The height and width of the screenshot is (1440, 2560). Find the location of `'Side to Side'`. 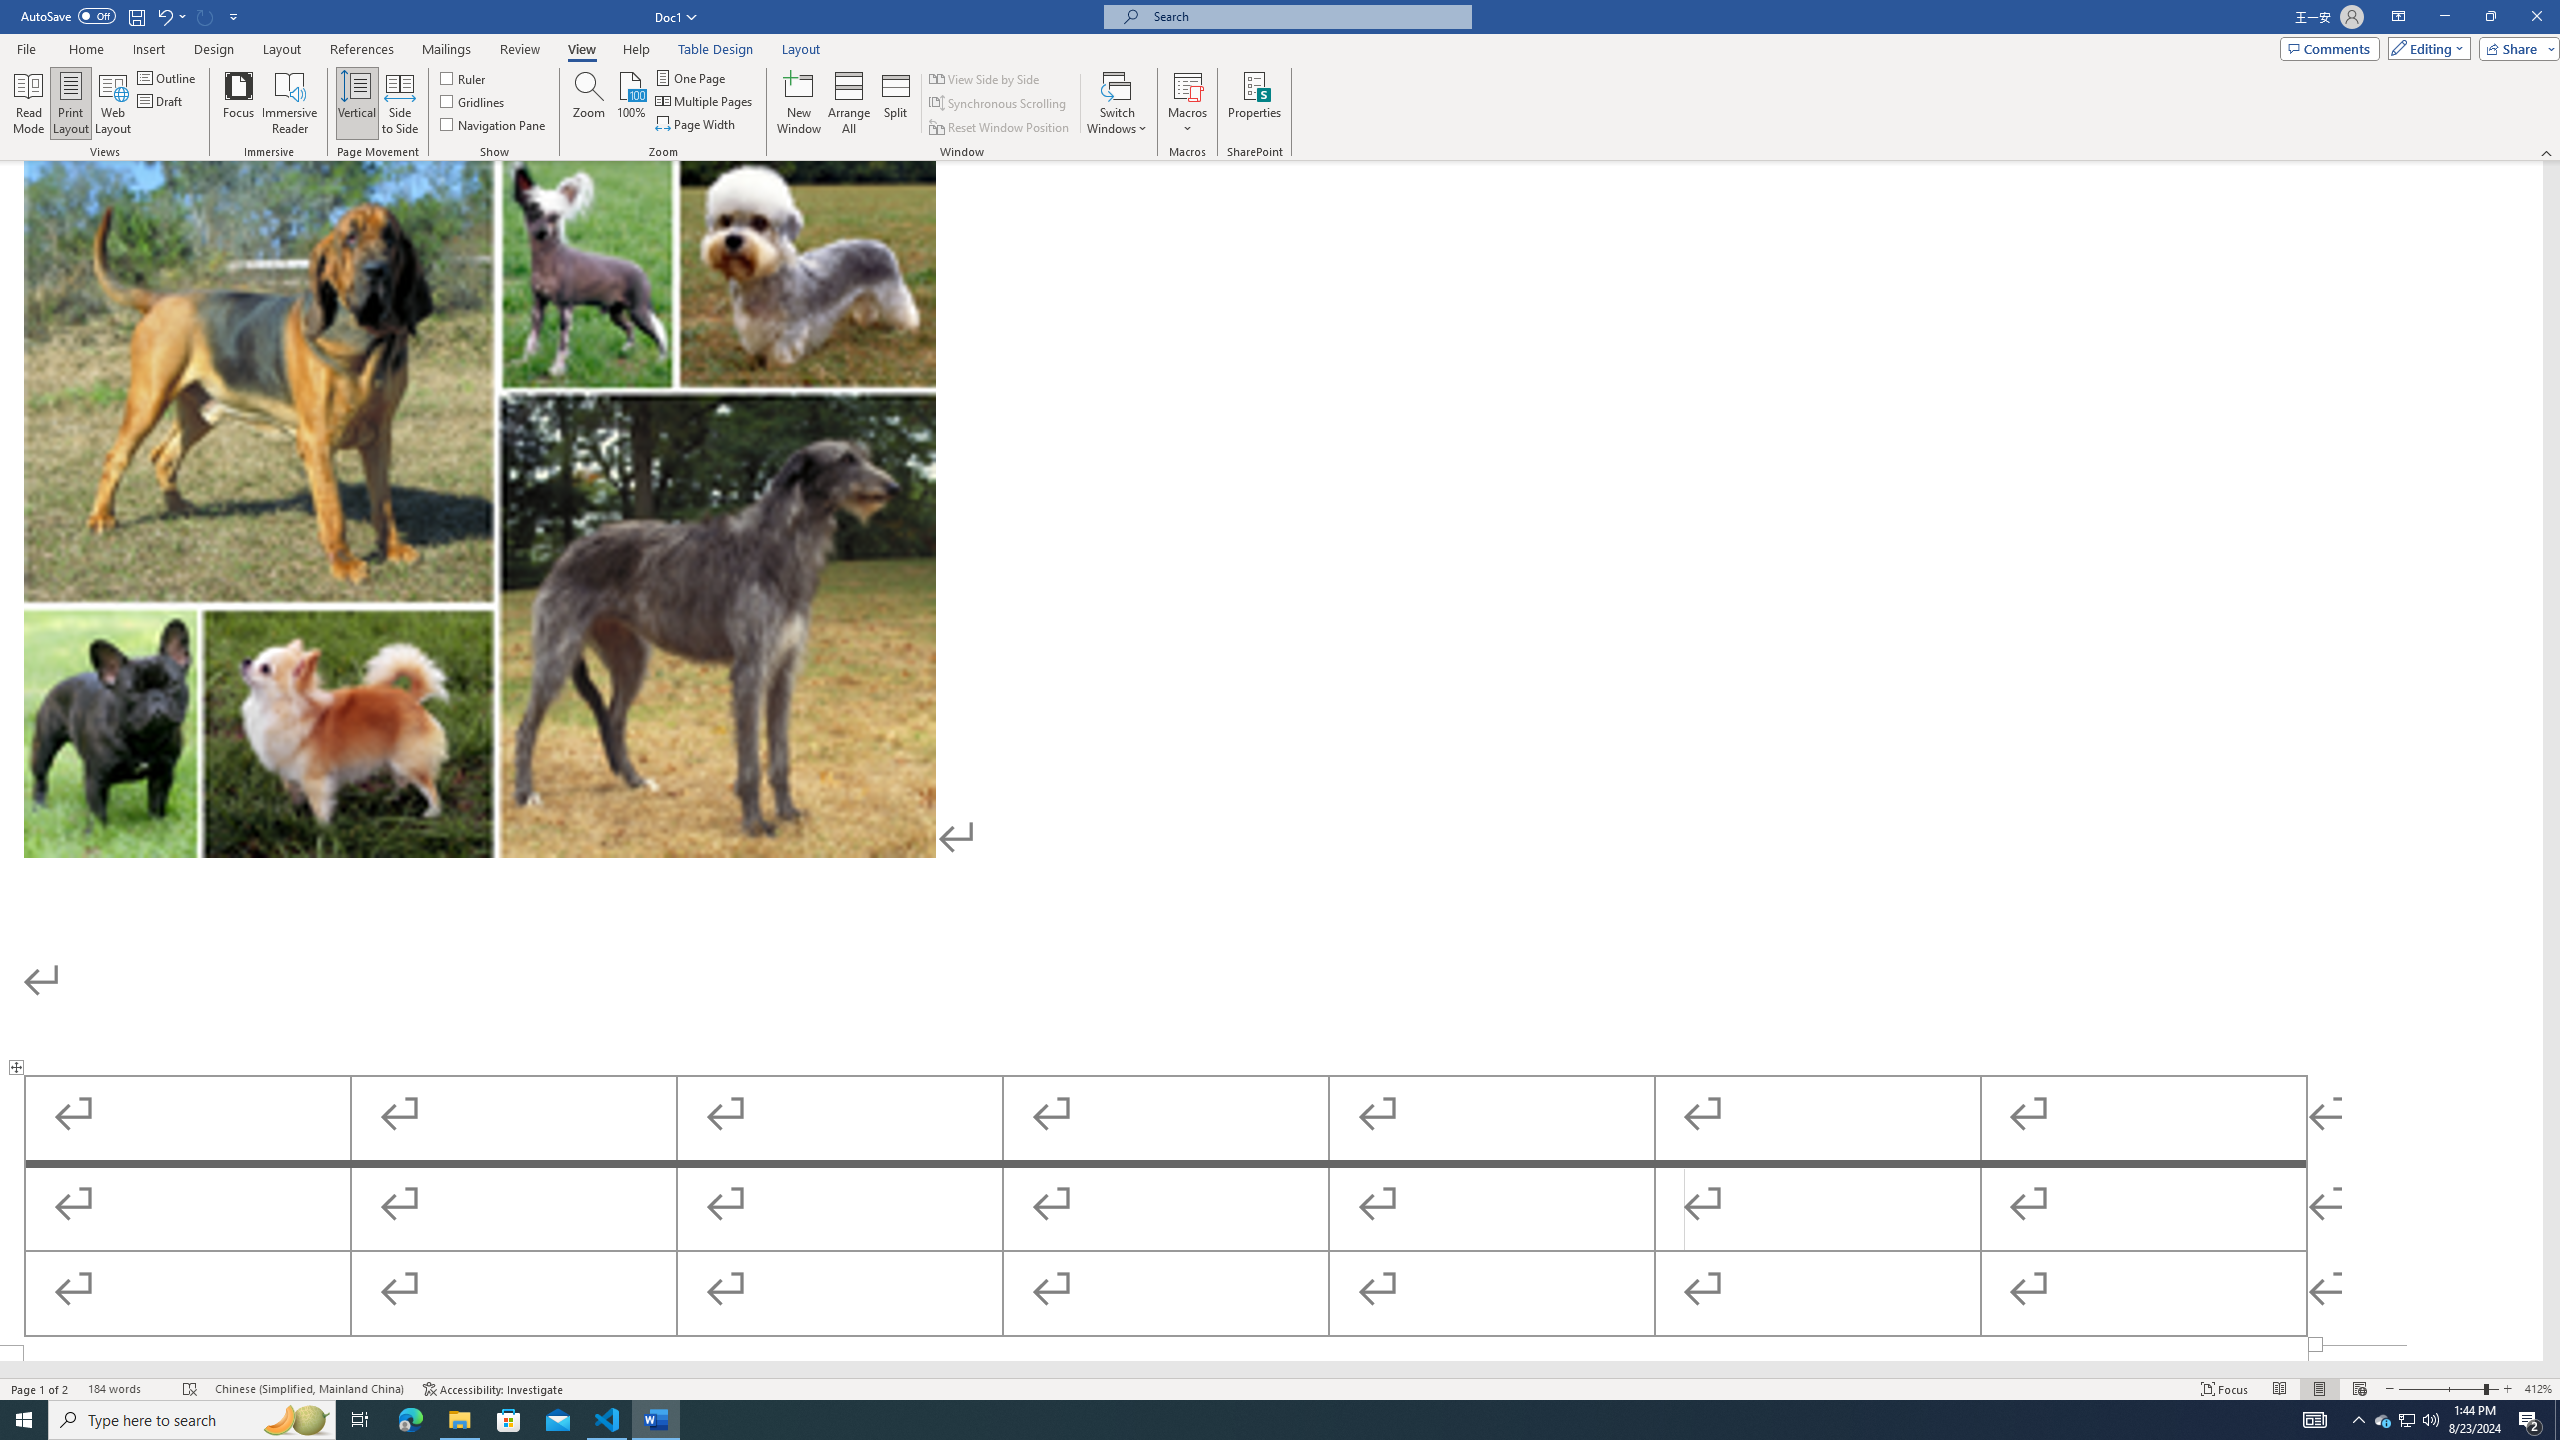

'Side to Side' is located at coordinates (399, 103).